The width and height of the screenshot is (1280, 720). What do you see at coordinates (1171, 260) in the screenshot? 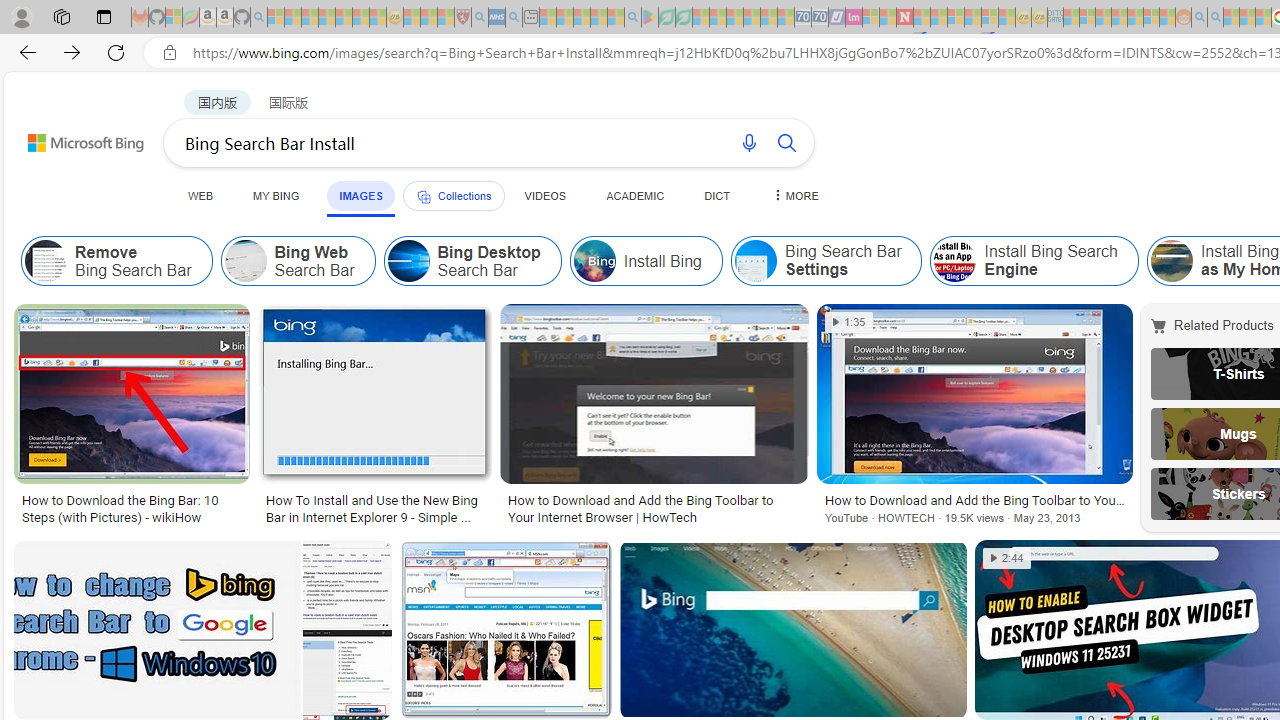
I see `'Install Bing as My Homepage'` at bounding box center [1171, 260].